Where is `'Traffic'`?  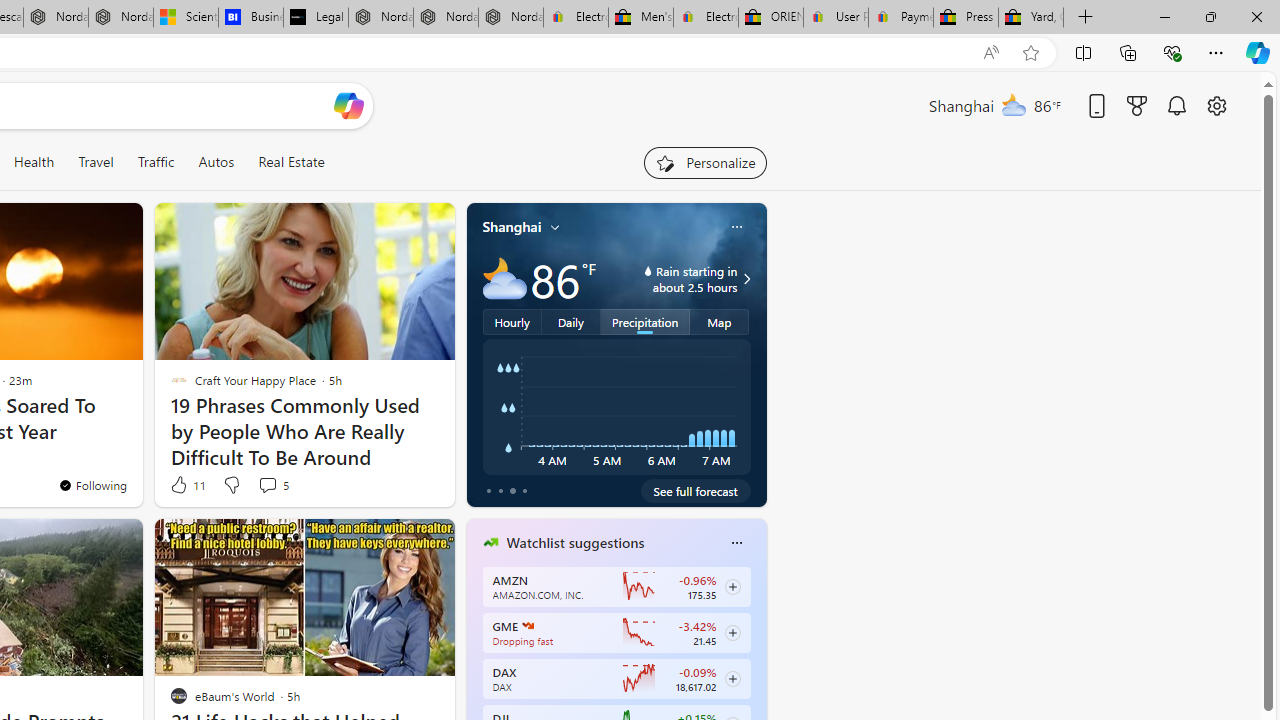 'Traffic' is located at coordinates (155, 161).